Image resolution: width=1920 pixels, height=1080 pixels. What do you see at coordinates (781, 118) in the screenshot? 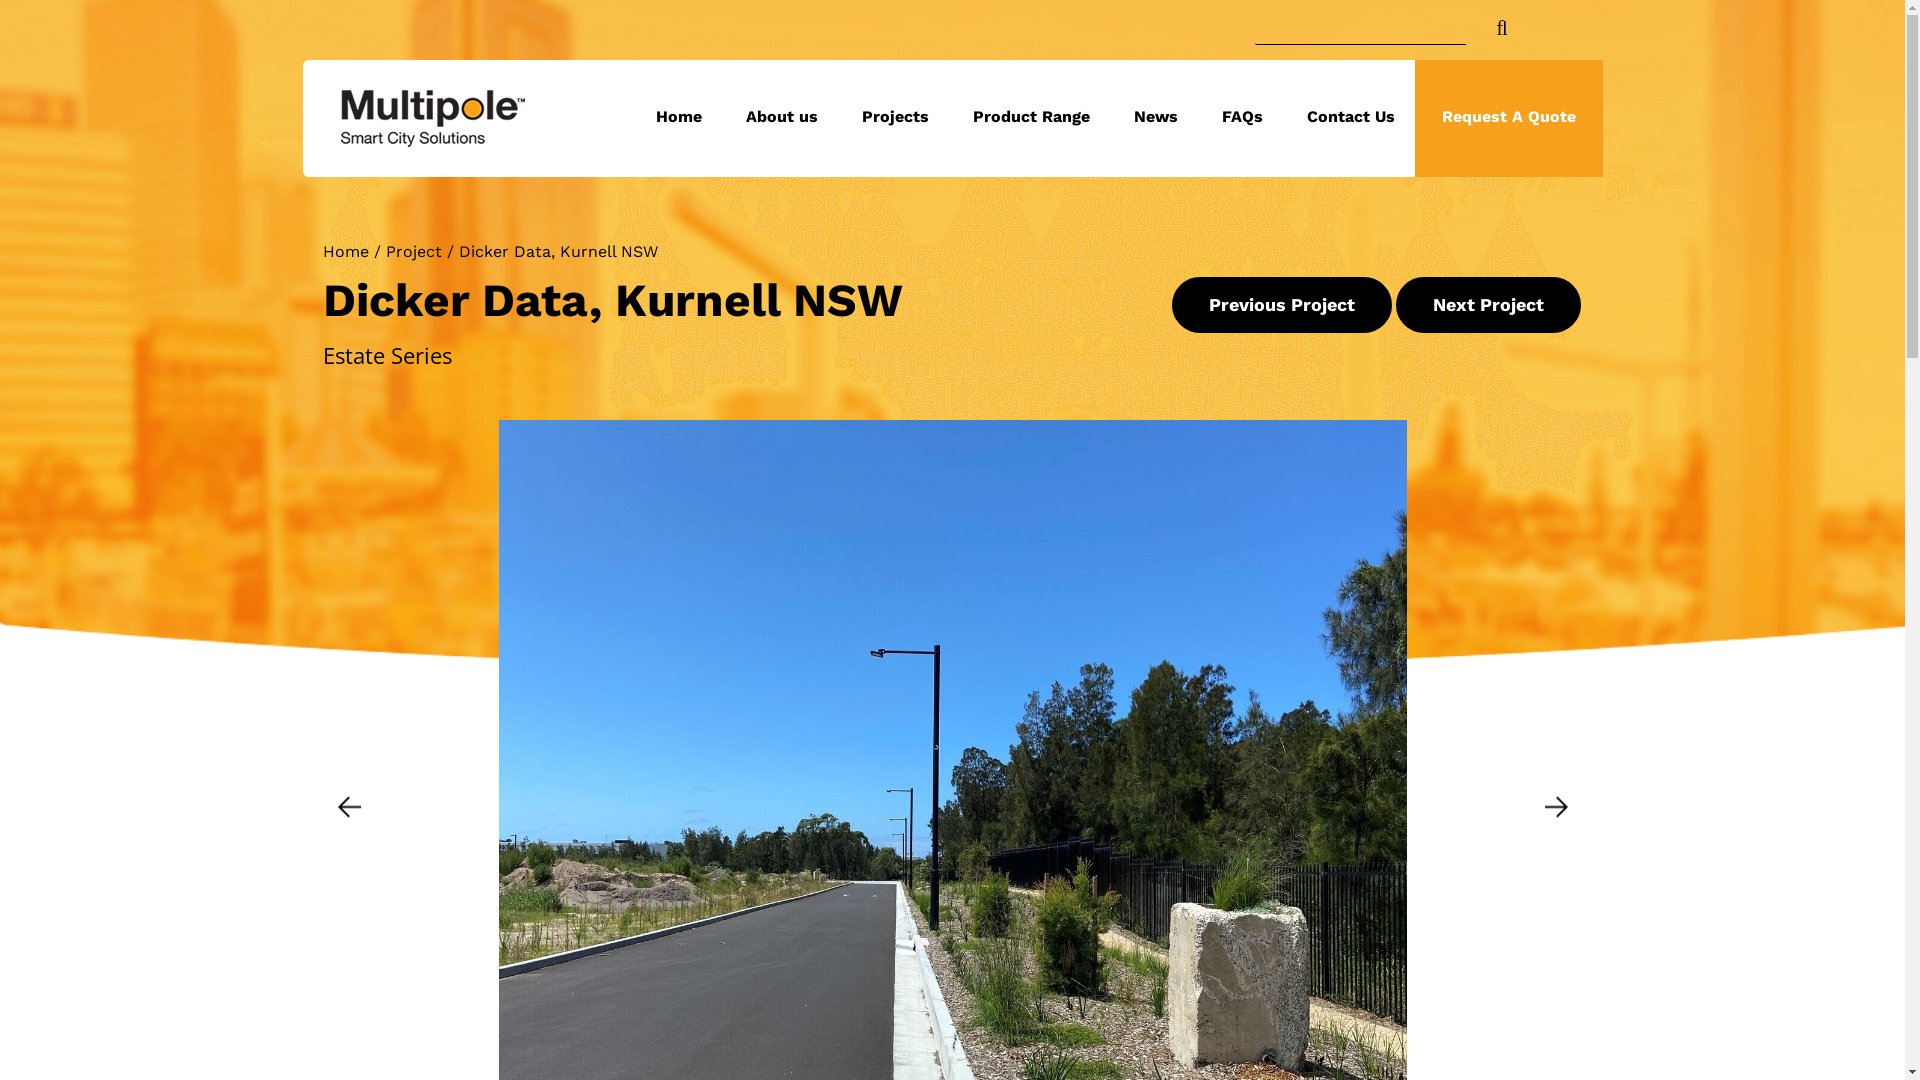
I see `'About us'` at bounding box center [781, 118].